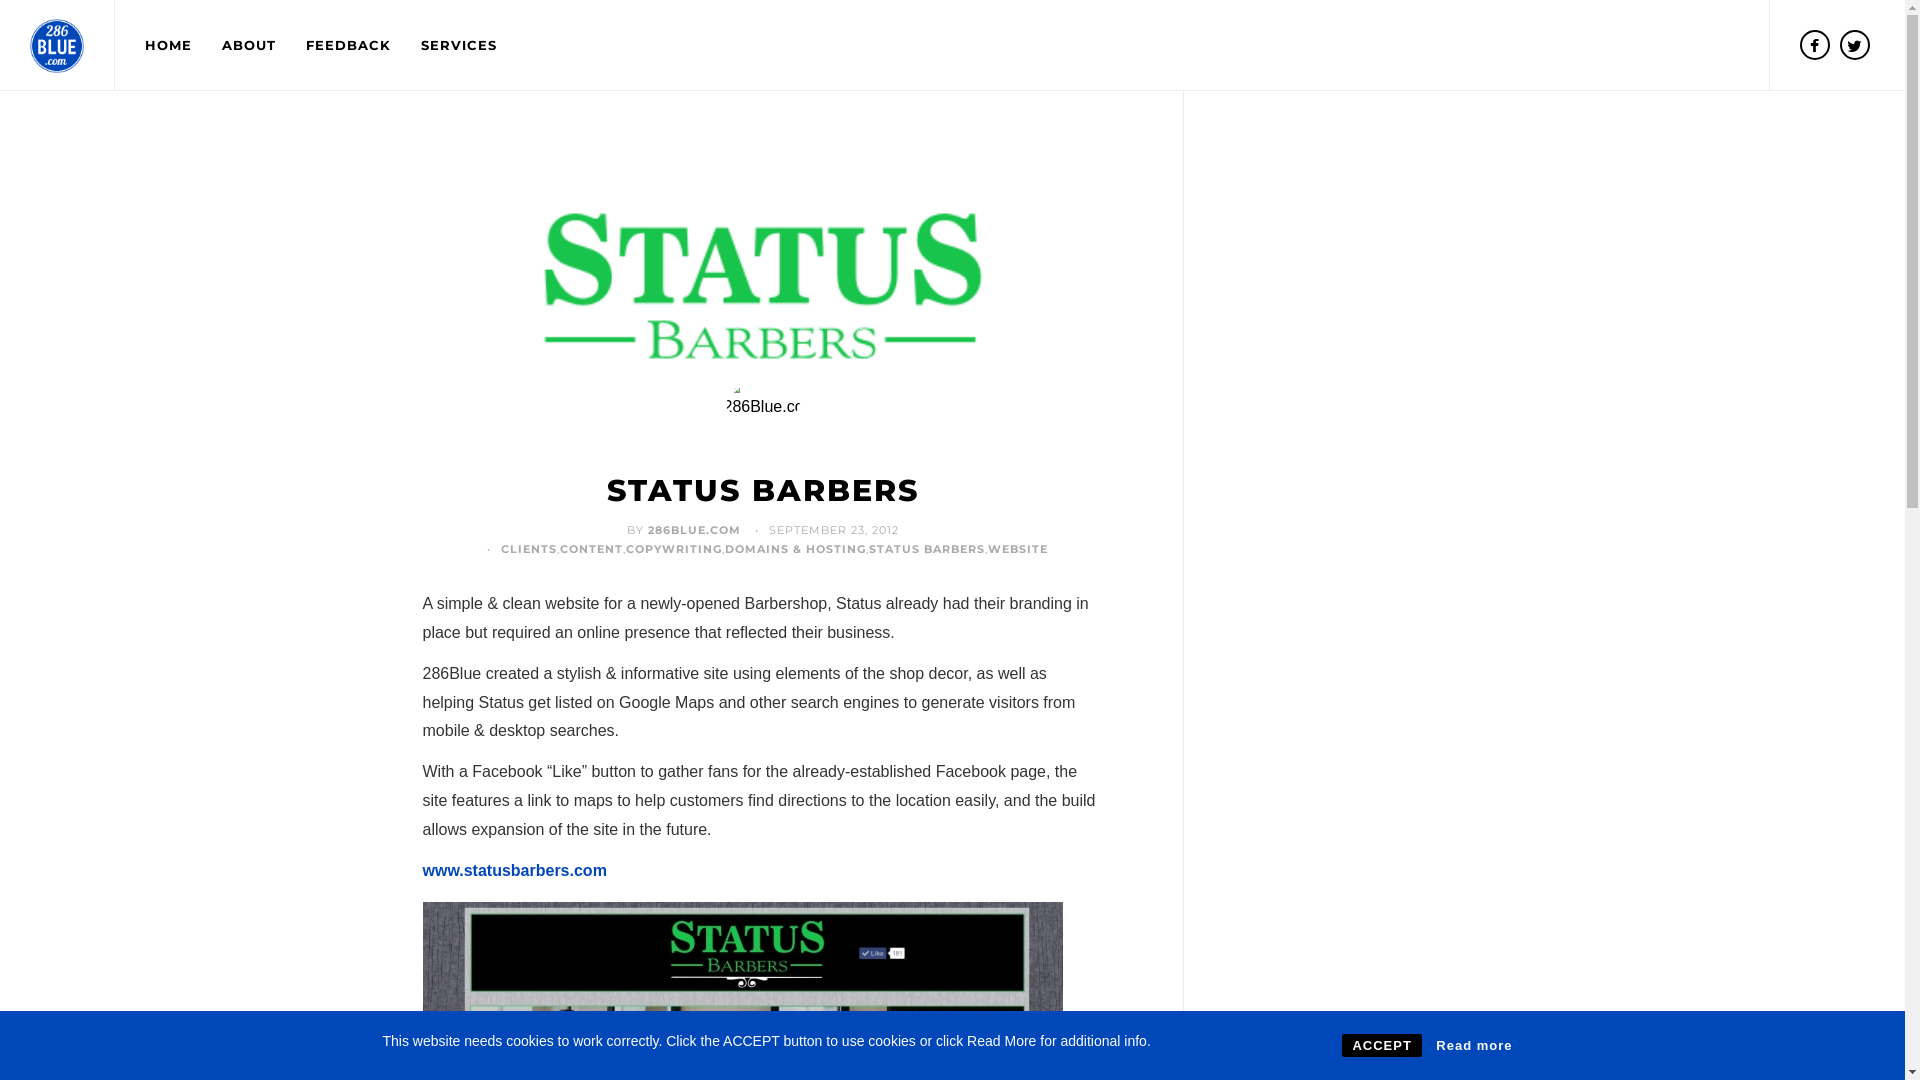 The width and height of the screenshot is (1920, 1080). I want to click on 'CONTENT', so click(590, 548).